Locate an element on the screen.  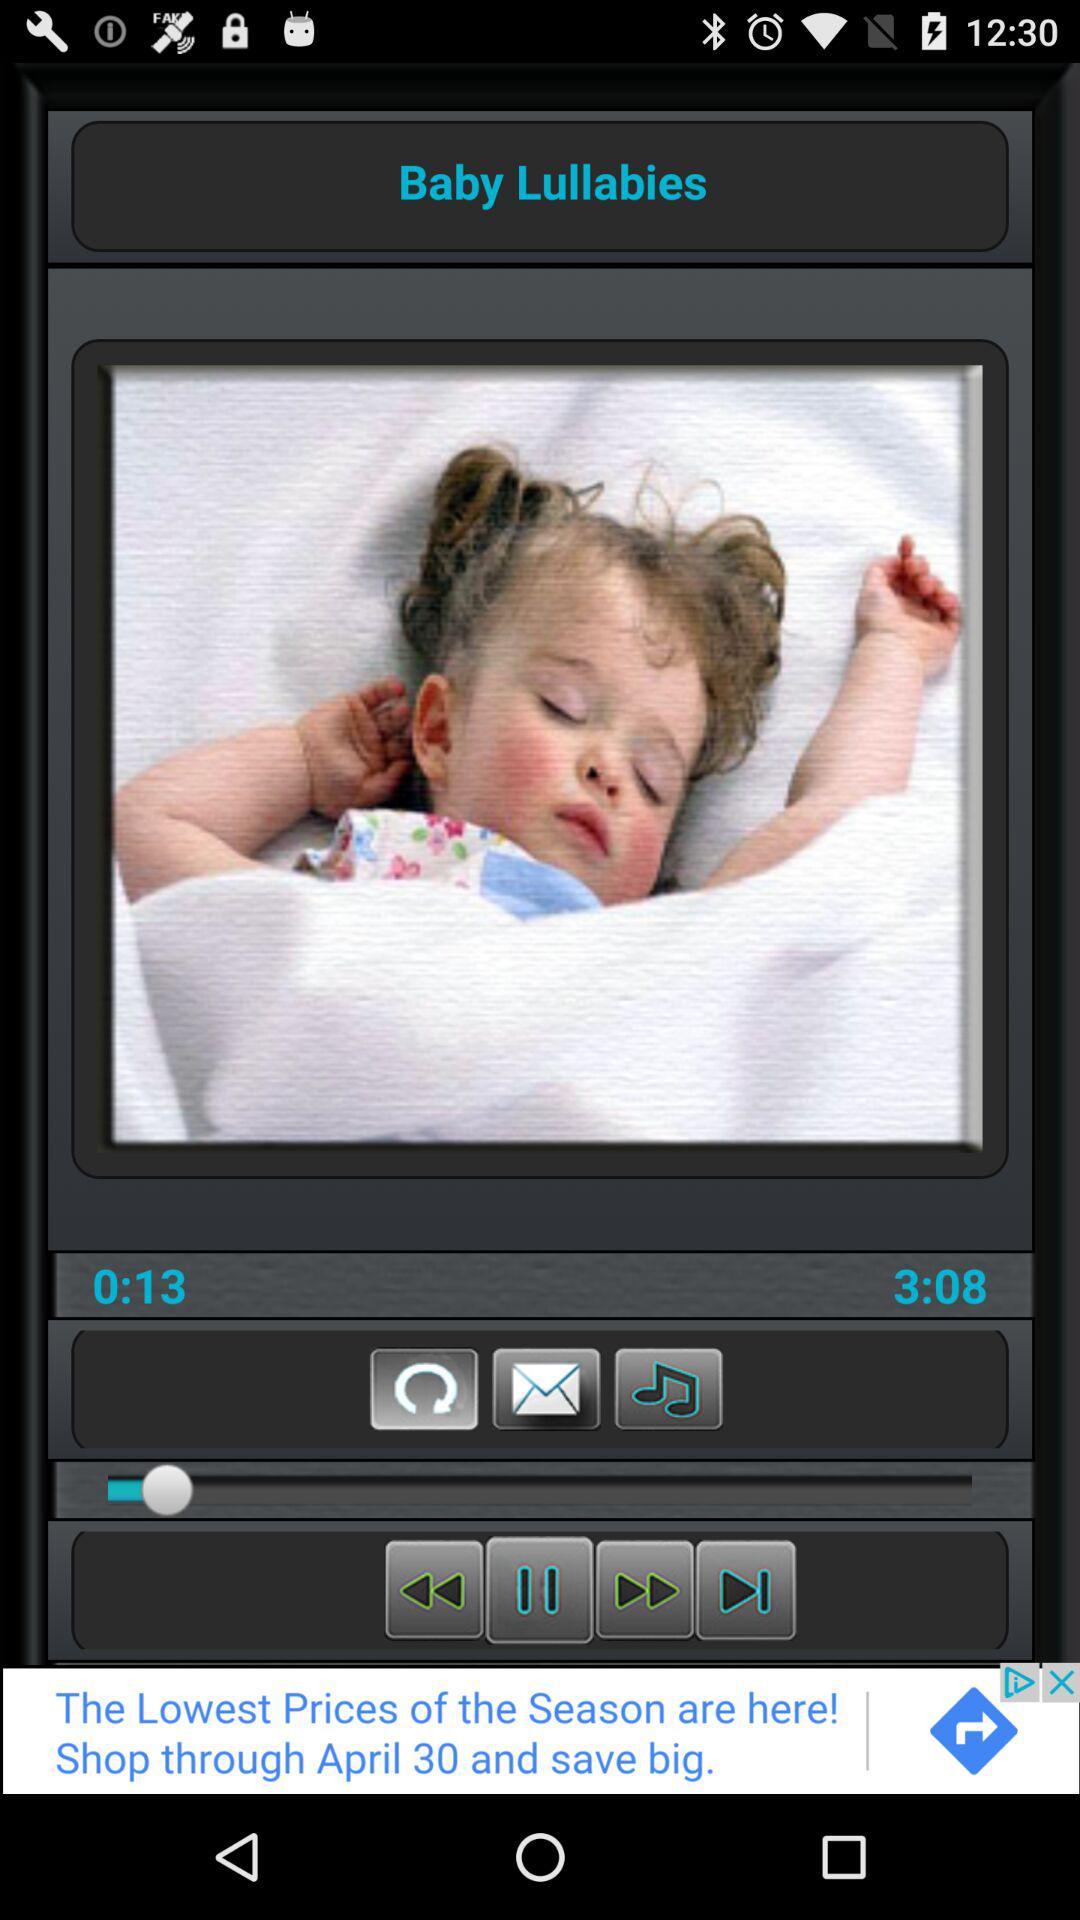
e mail option is located at coordinates (546, 1387).